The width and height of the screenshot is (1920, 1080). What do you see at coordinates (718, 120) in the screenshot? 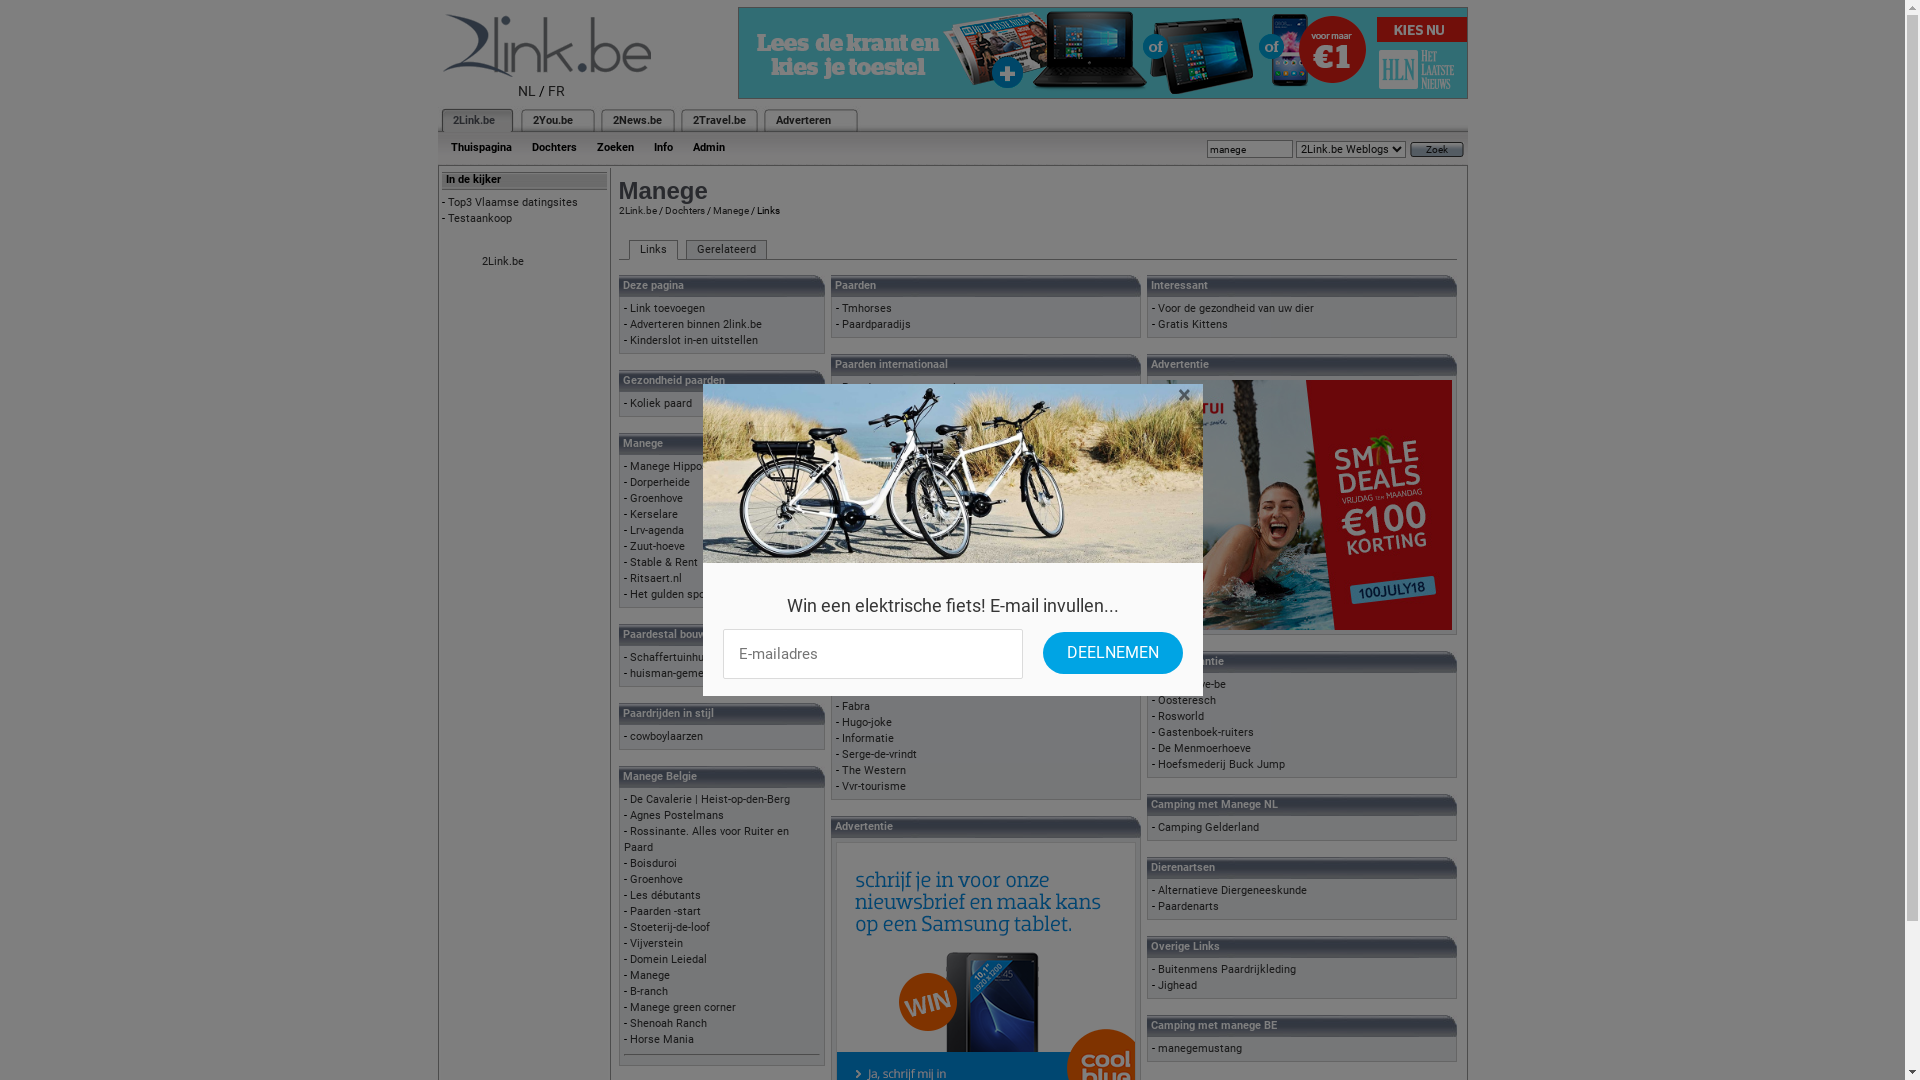
I see `'2Travel.be'` at bounding box center [718, 120].